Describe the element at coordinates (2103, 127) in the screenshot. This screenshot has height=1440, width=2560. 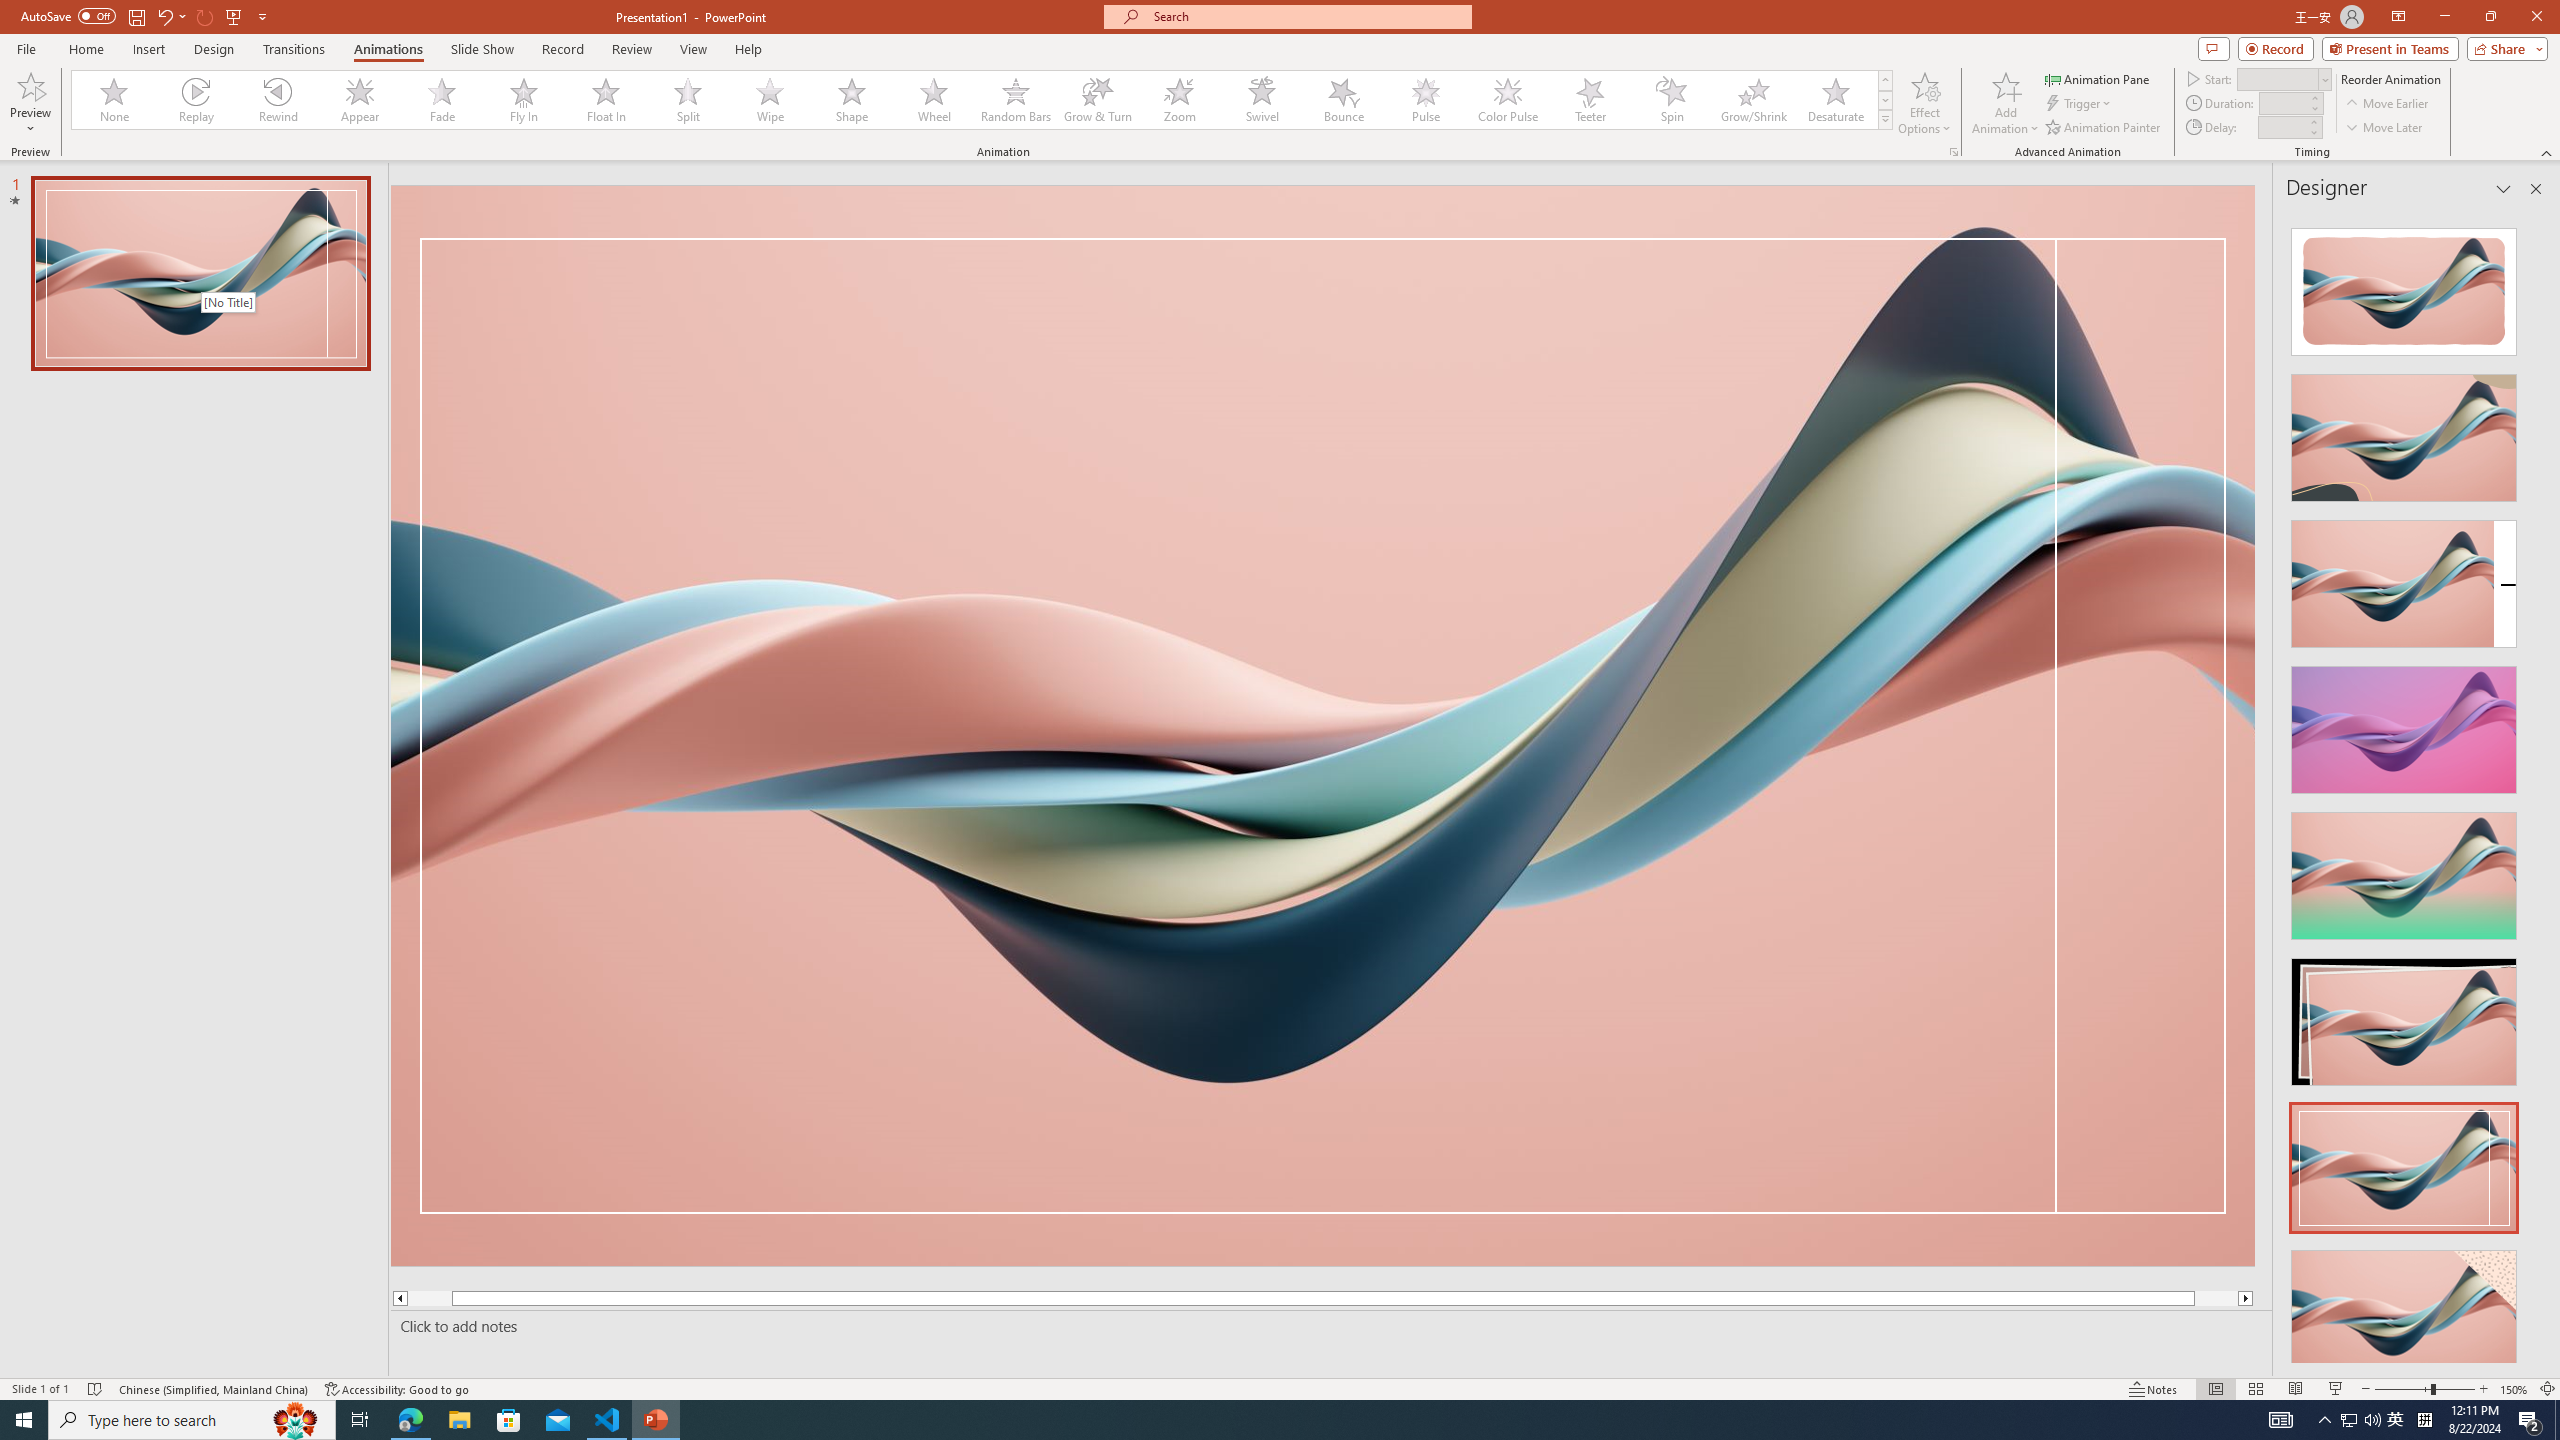
I see `'Animation Painter'` at that location.